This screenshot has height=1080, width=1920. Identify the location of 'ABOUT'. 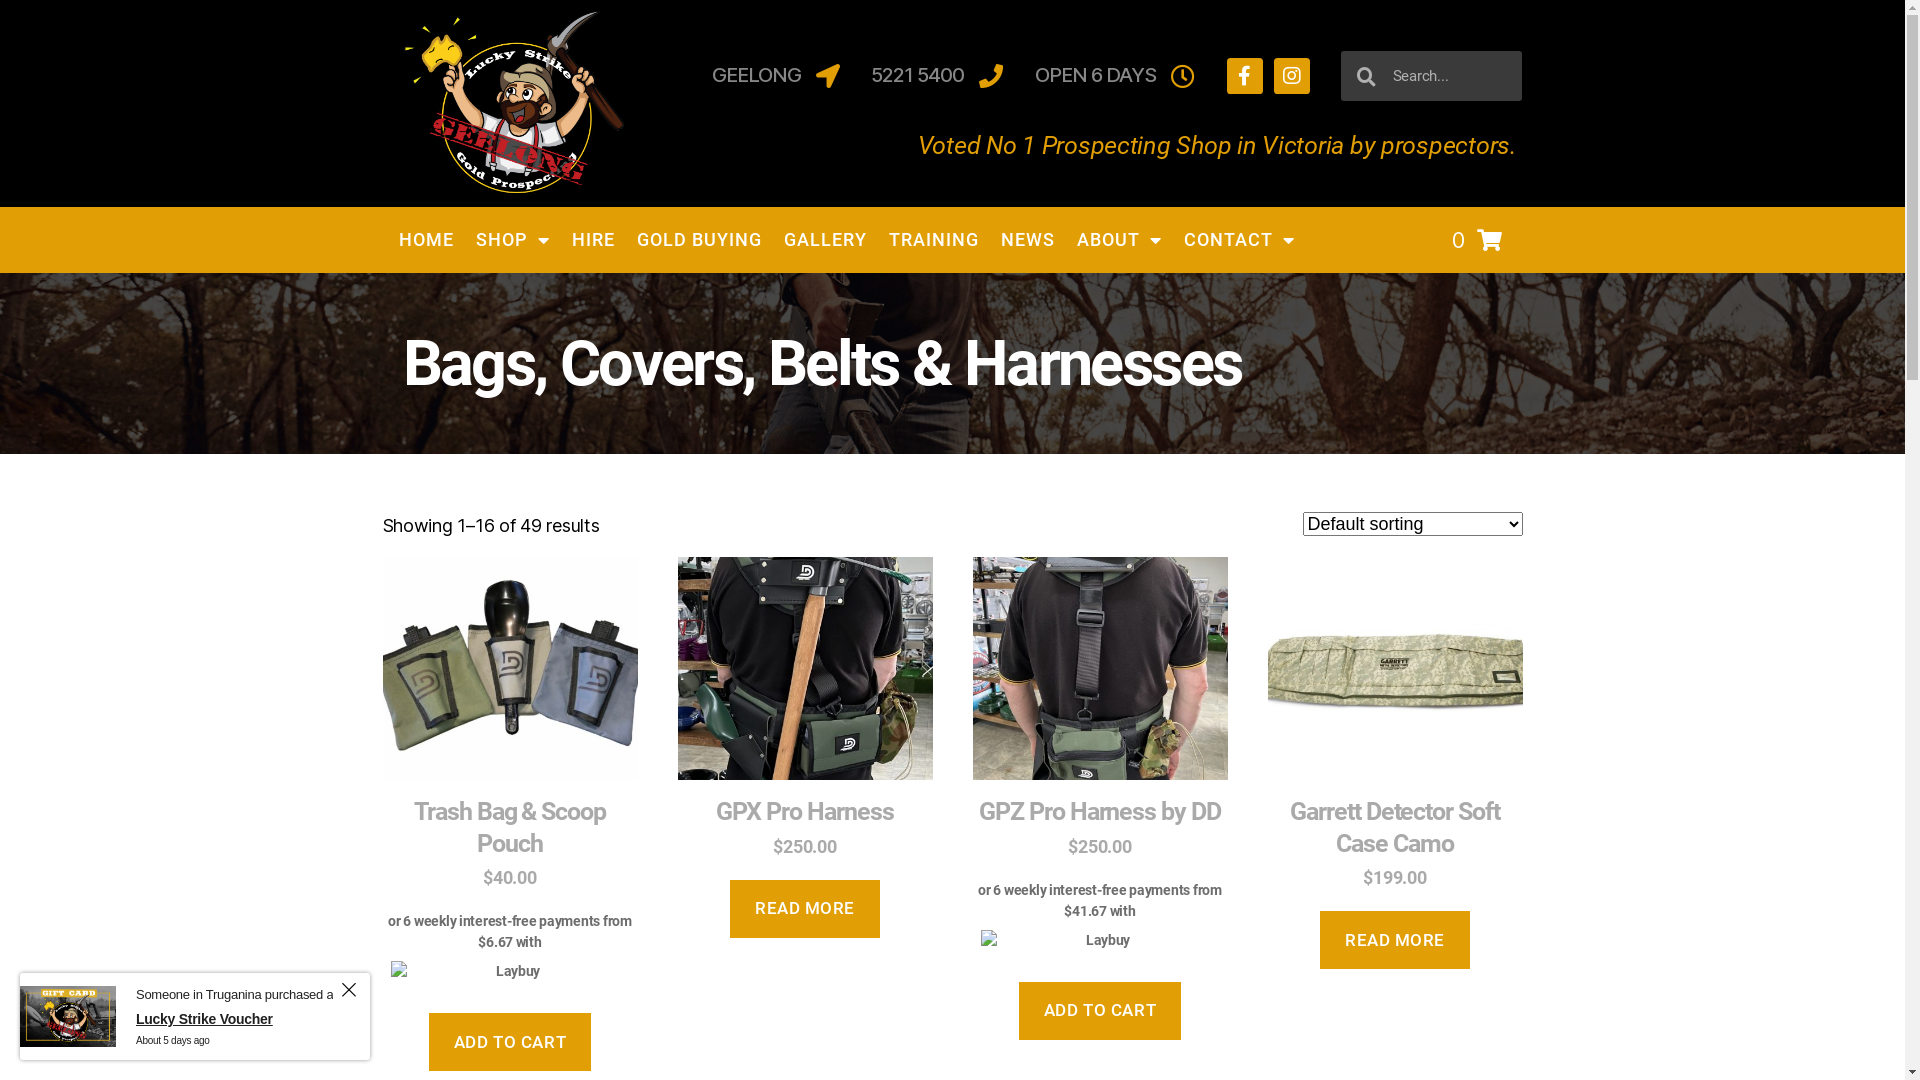
(1064, 238).